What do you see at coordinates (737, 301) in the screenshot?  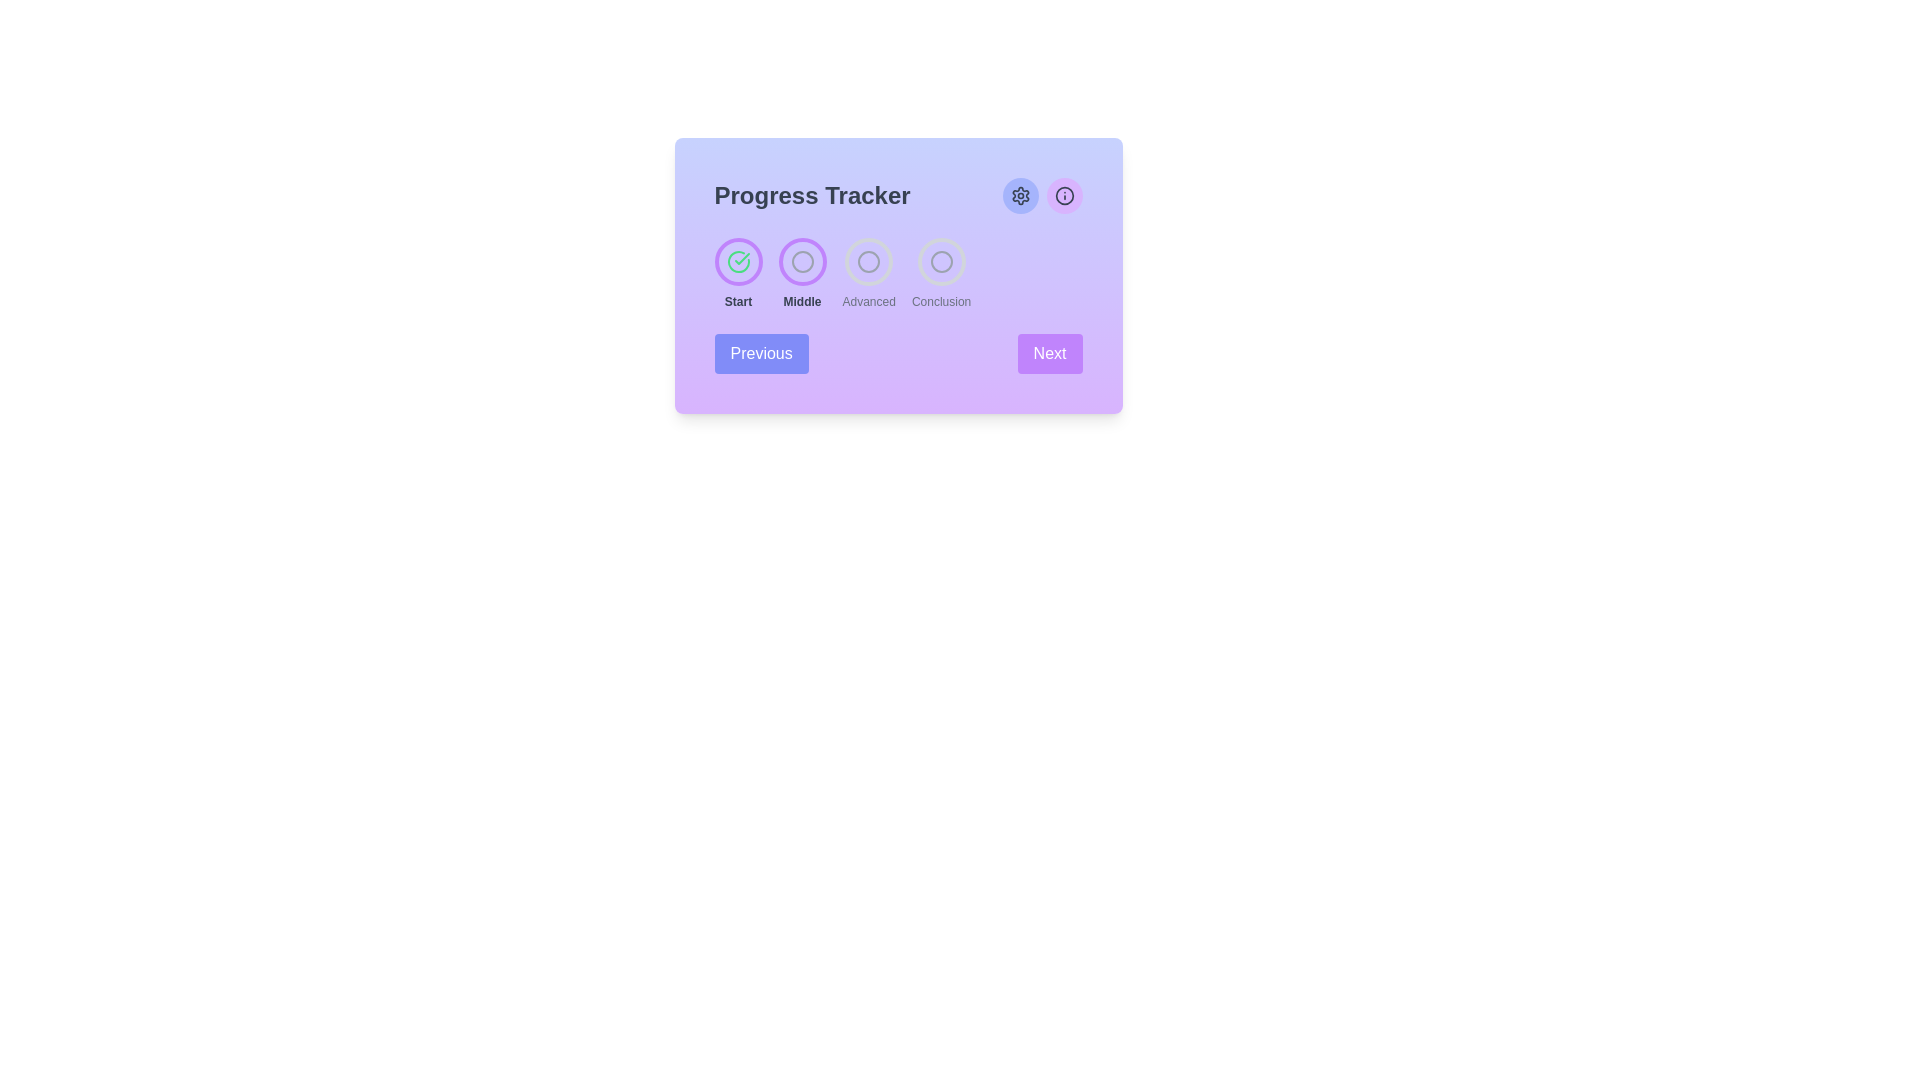 I see `the static text label that indicates the current step in the Progress Tracker, specifically the first labeled step 'Start', located below a circular icon with a green check mark` at bounding box center [737, 301].